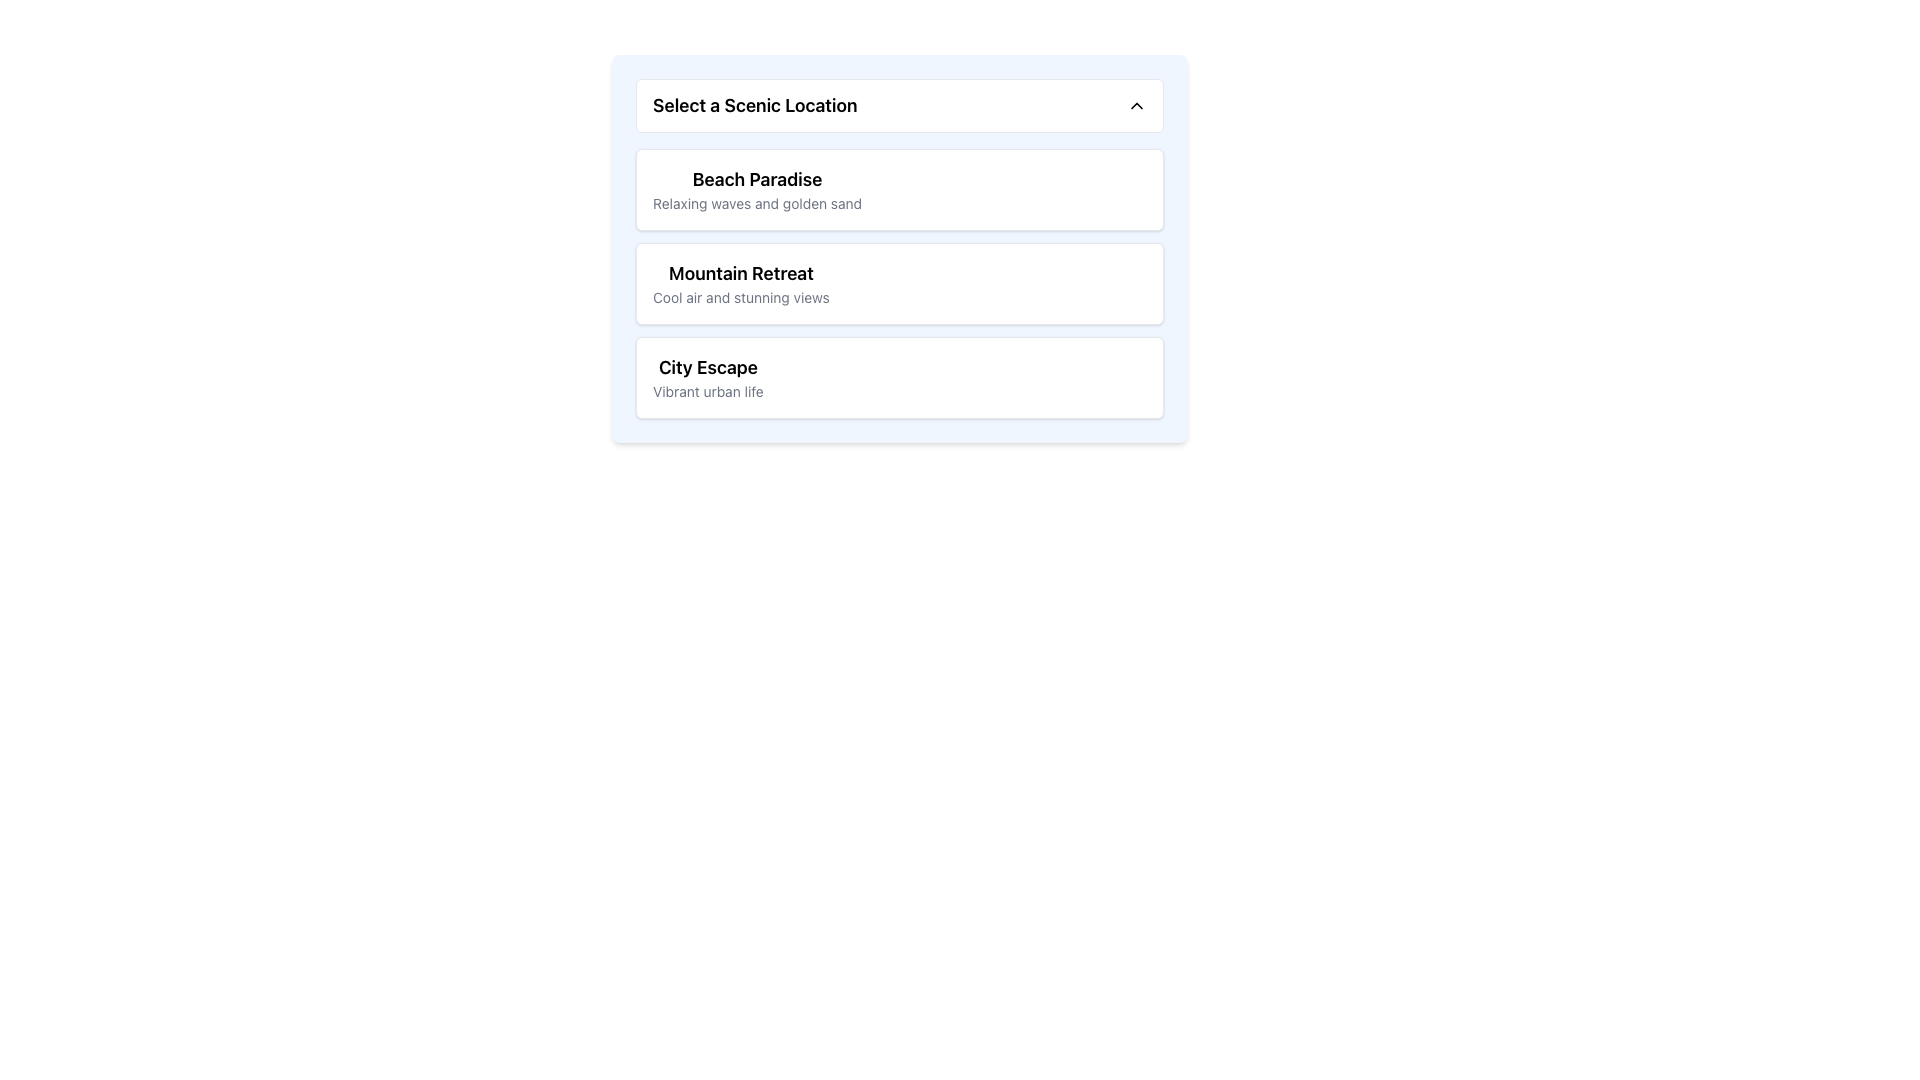 Image resolution: width=1920 pixels, height=1080 pixels. Describe the element at coordinates (756, 204) in the screenshot. I see `additional descriptive information about the 'Beach Paradise' option, which is positioned directly underneath the title in the first list item of the vertical menu` at that location.